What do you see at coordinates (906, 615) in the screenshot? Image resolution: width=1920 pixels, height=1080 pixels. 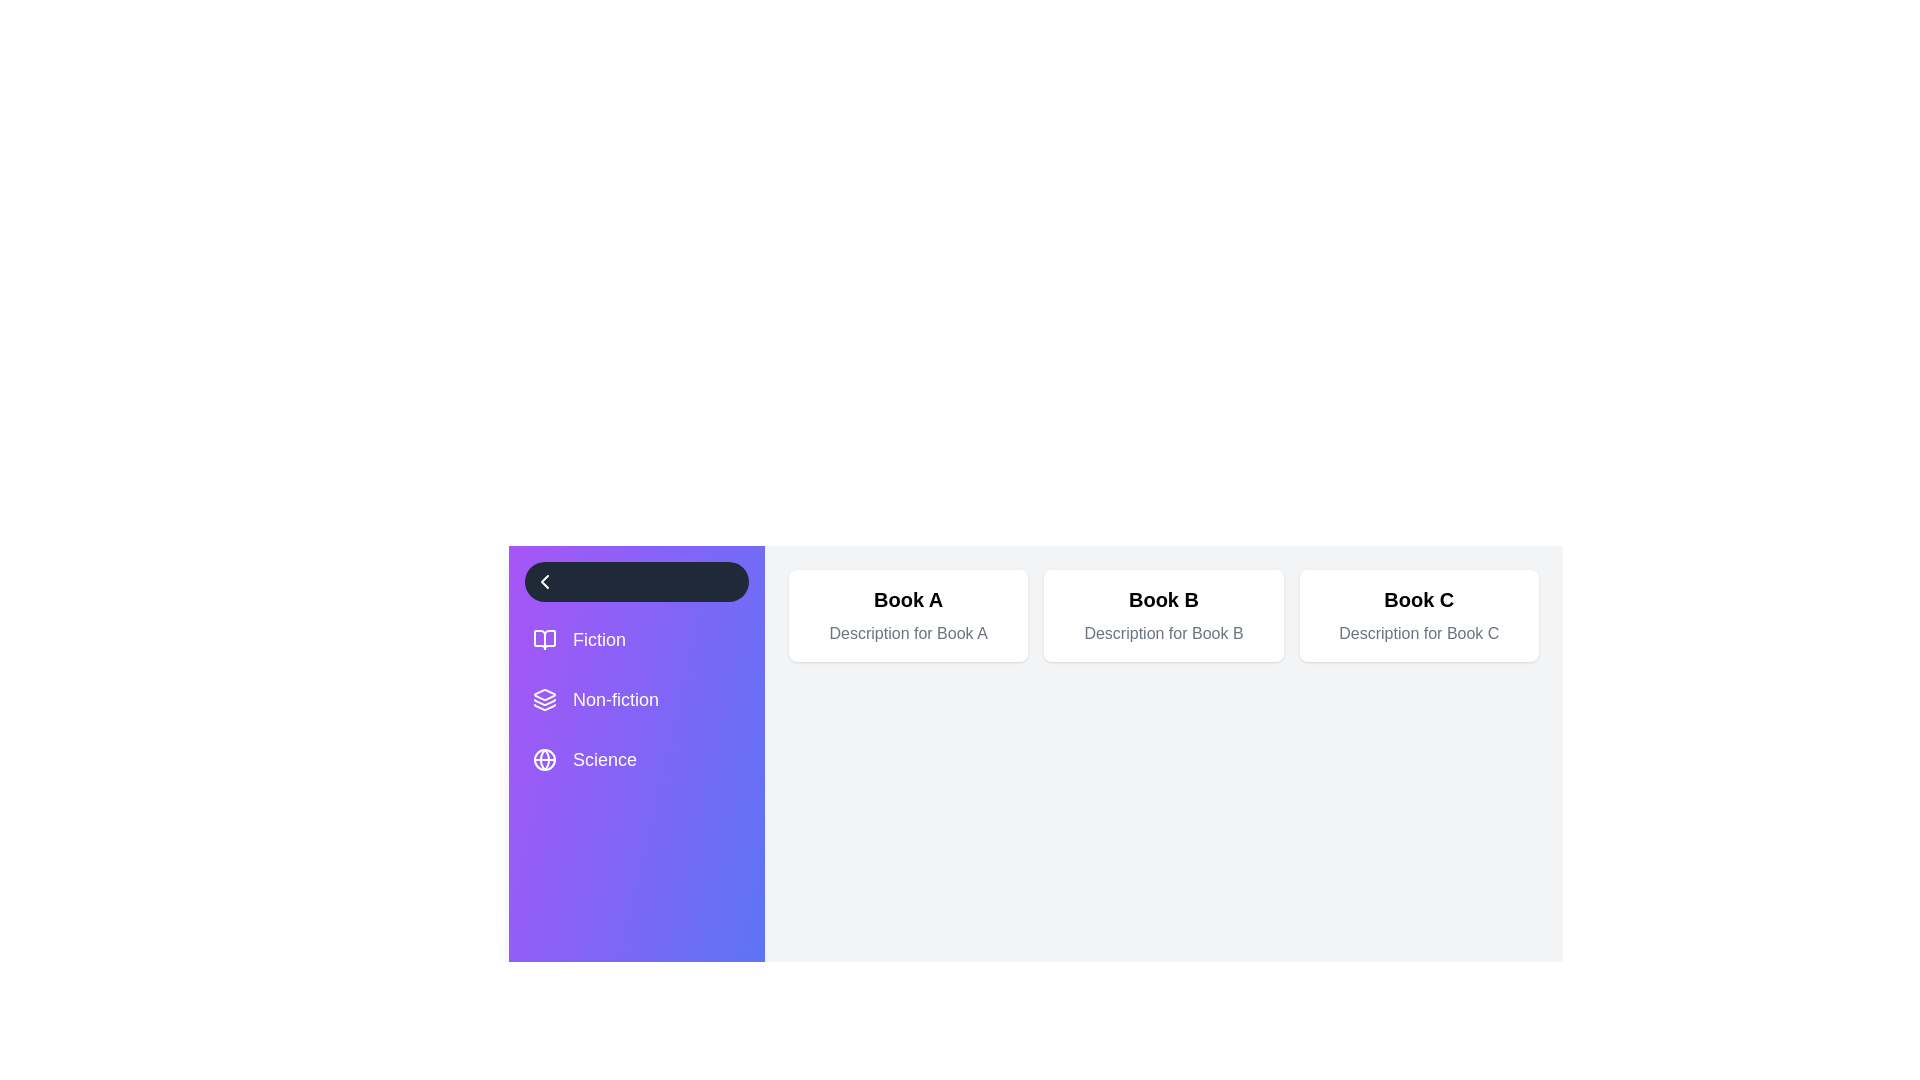 I see `the card representing Book A` at bounding box center [906, 615].